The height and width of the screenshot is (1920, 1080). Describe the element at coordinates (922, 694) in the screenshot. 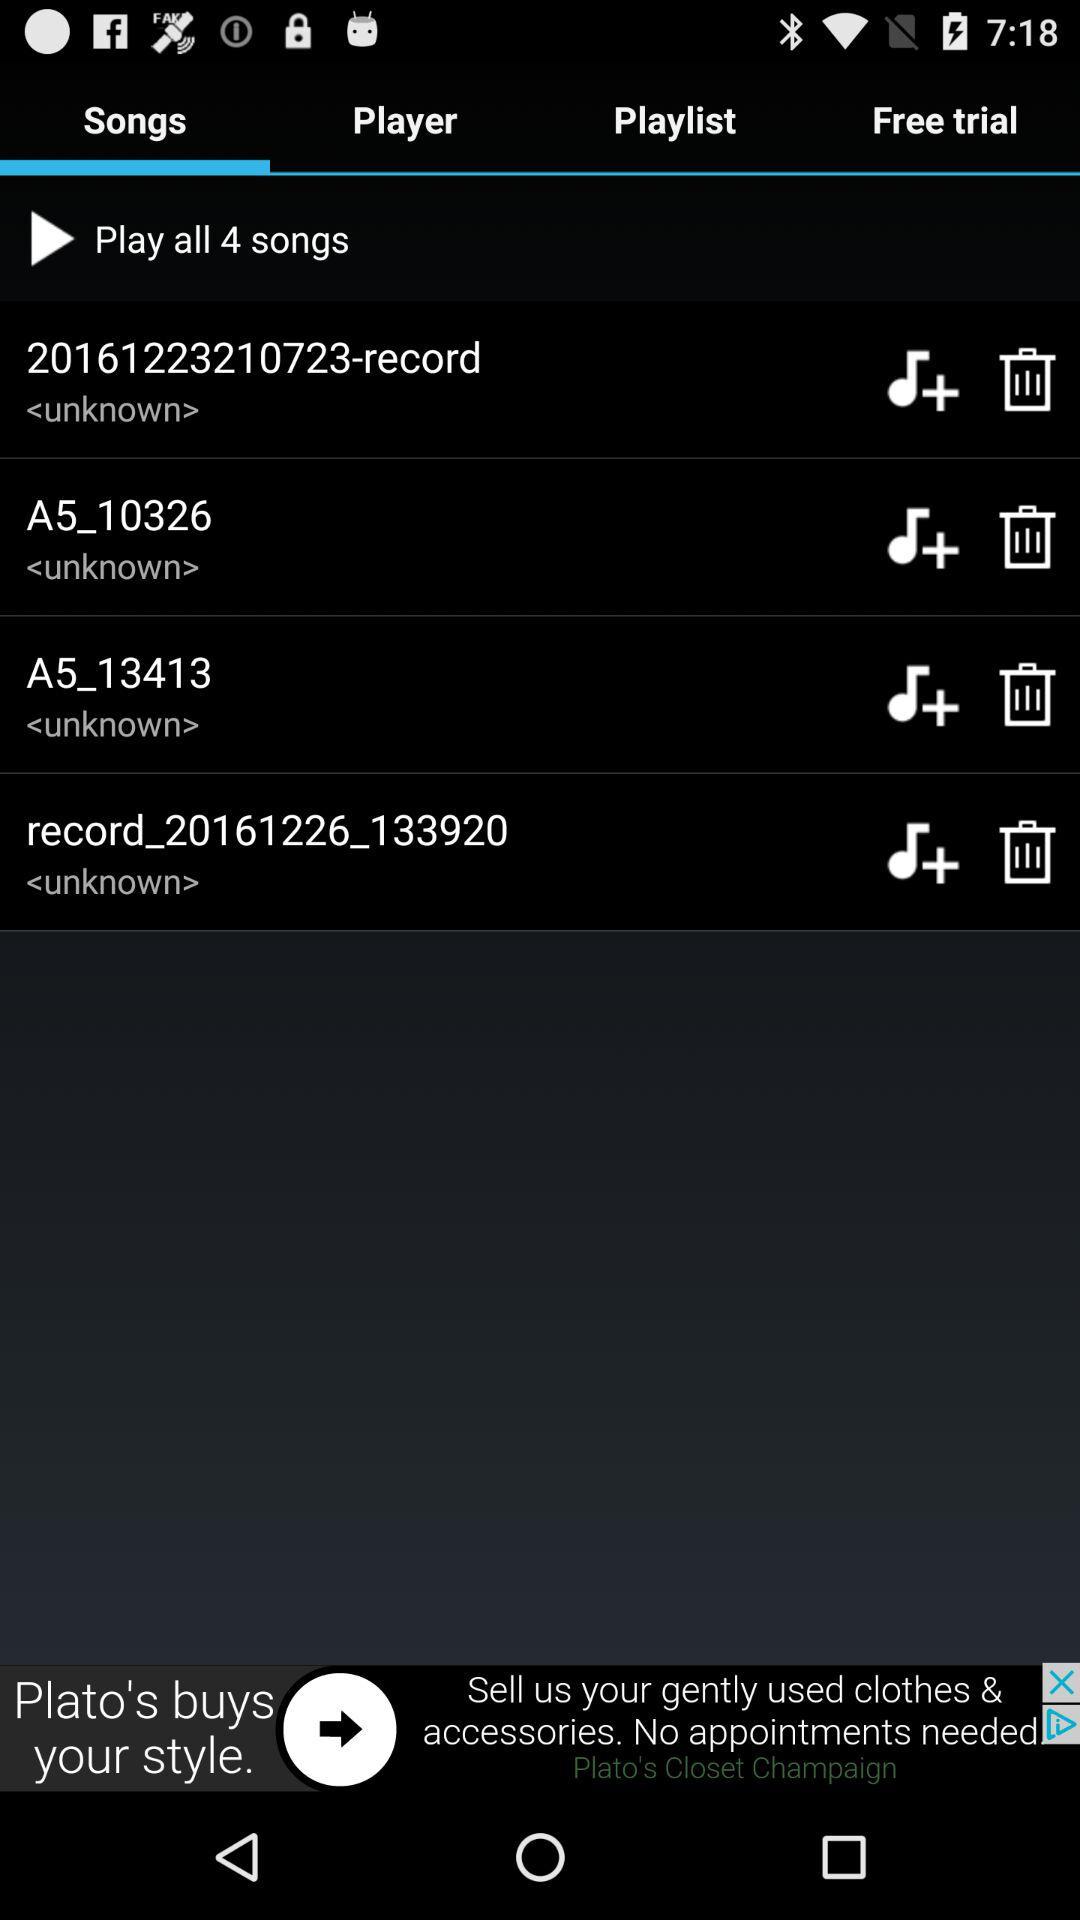

I see `song key` at that location.